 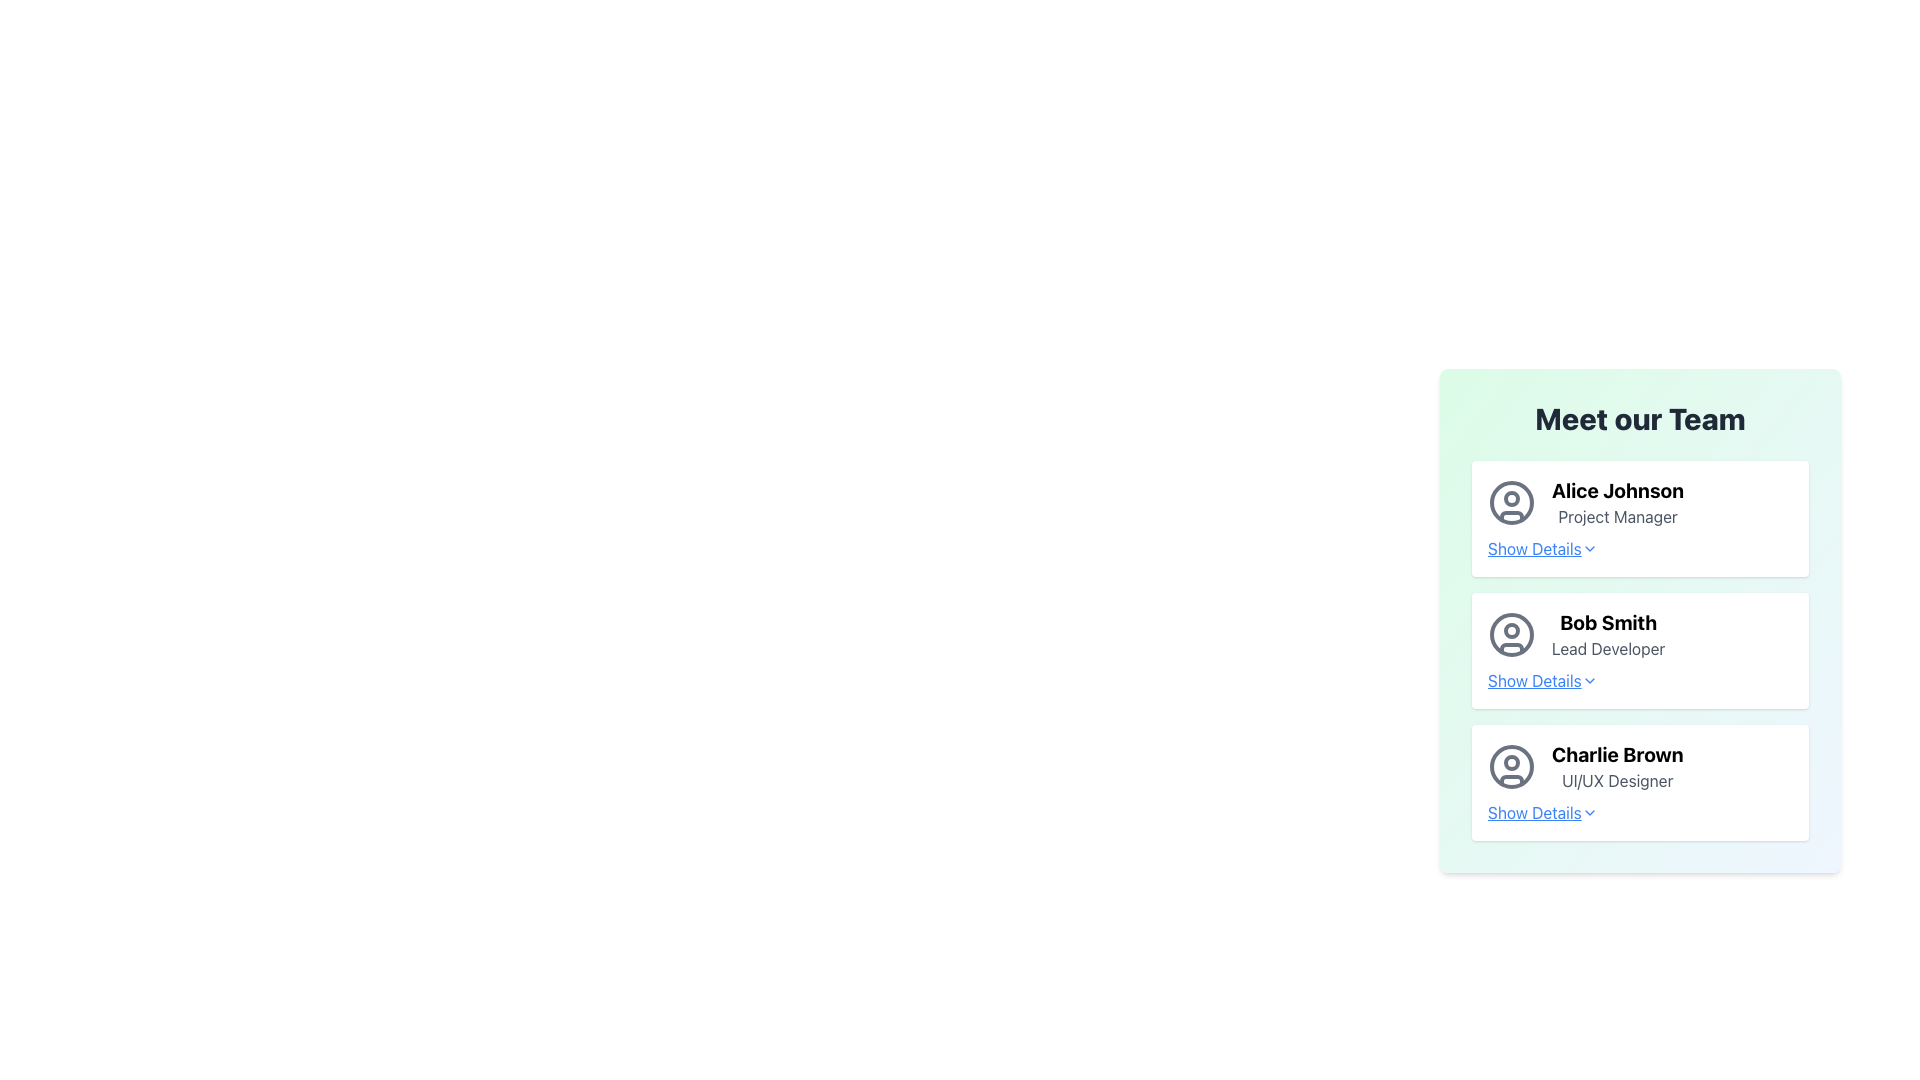 I want to click on the circular outline element of the user avatar, which is the outermost of the three concentric circles located next to 'Alice Johnson' in the 'Meet our Team' section's first card, so click(x=1512, y=501).